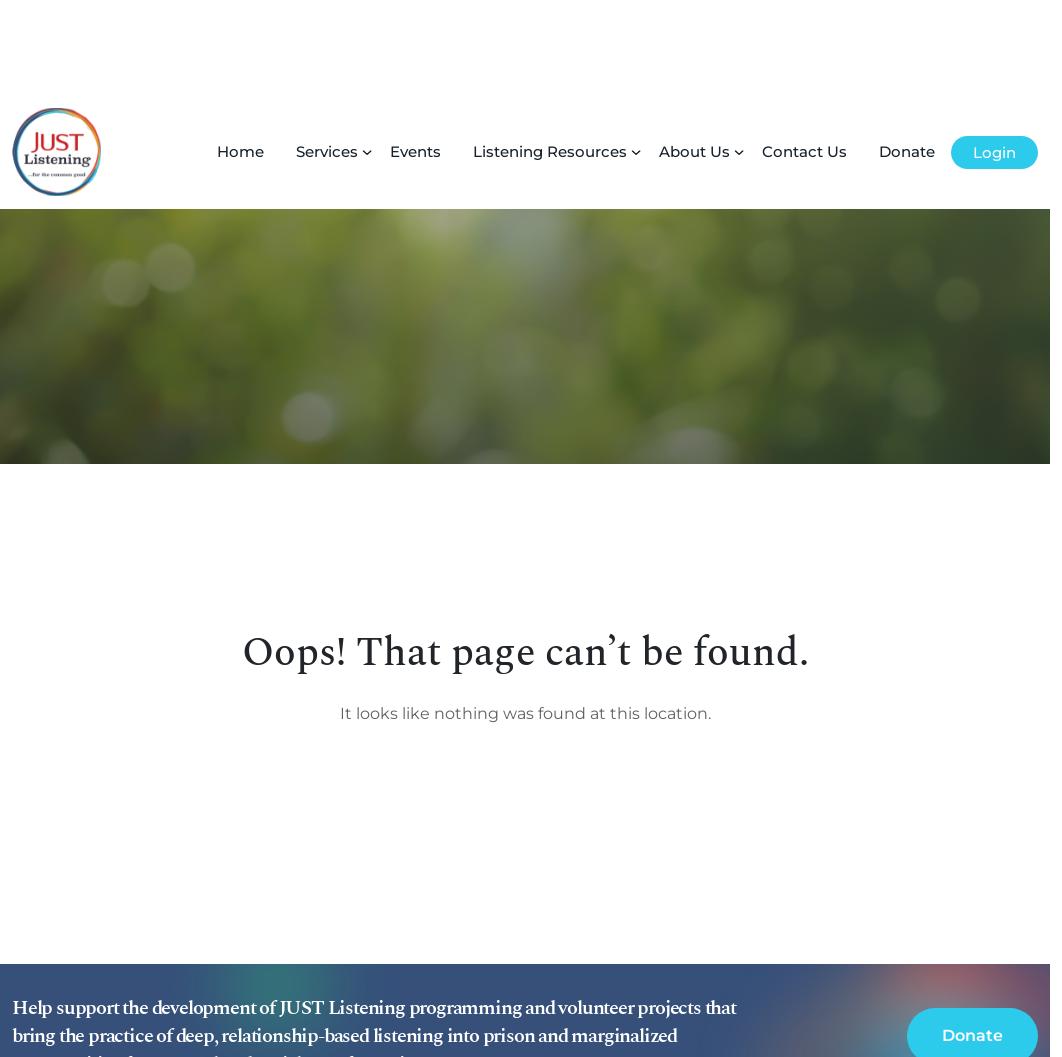 This screenshot has height=1057, width=1062. What do you see at coordinates (523, 618) in the screenshot?
I see `'It looks like nothing was found at this location.'` at bounding box center [523, 618].